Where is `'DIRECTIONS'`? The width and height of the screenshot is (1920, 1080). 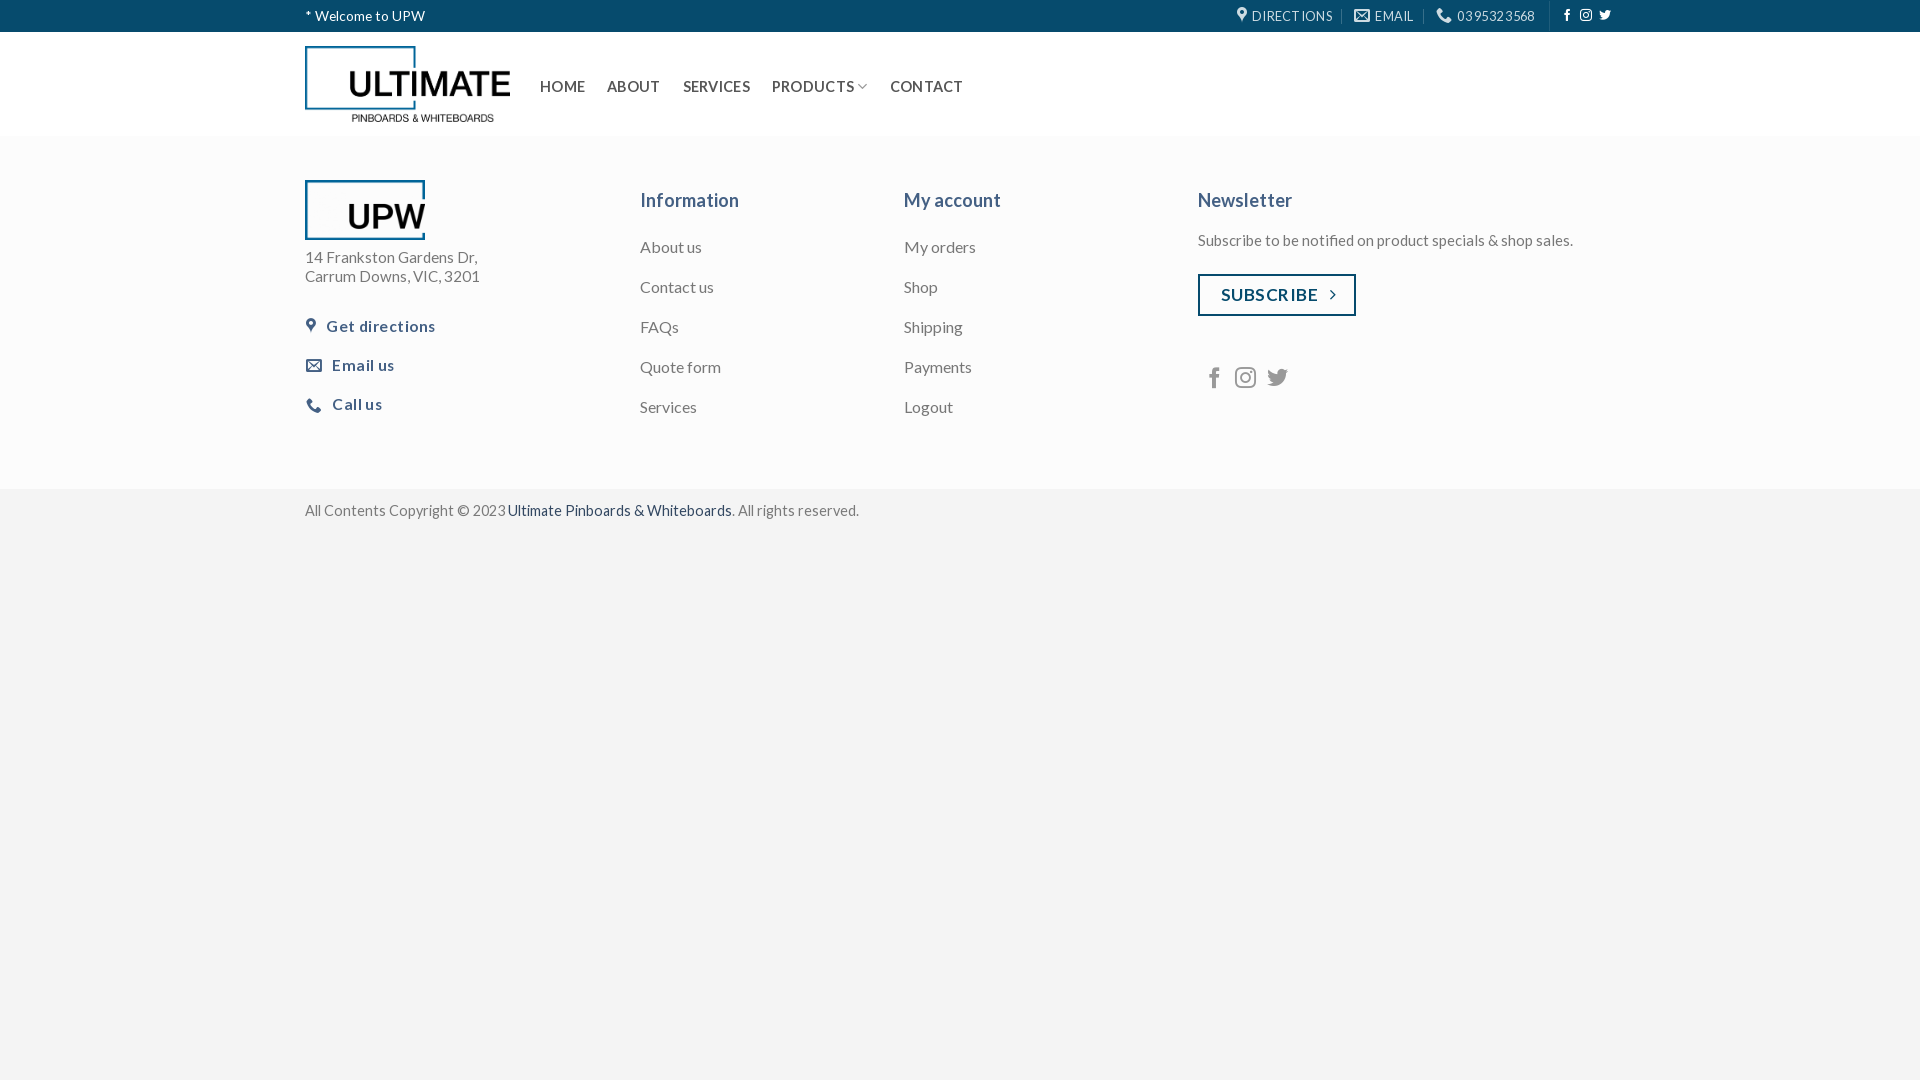
'DIRECTIONS' is located at coordinates (1284, 15).